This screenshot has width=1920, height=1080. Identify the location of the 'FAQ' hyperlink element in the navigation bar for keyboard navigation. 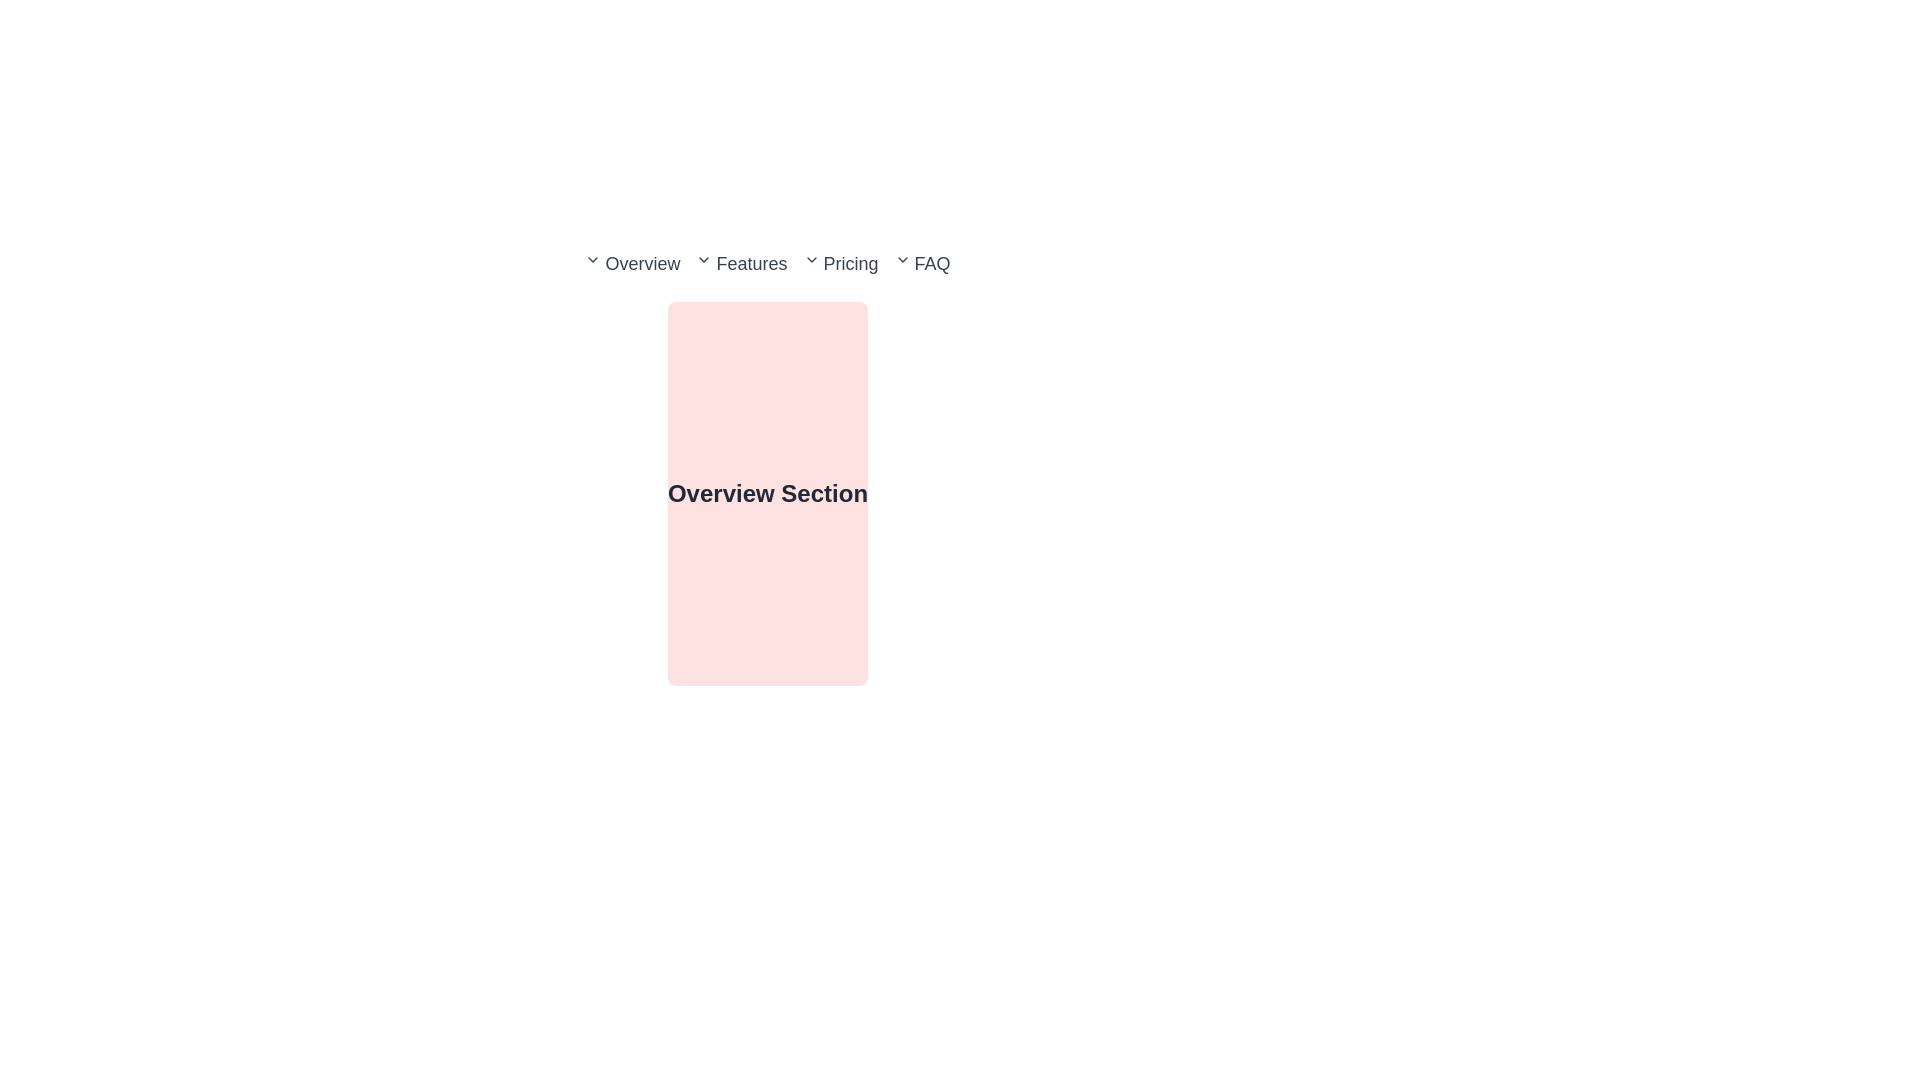
(921, 262).